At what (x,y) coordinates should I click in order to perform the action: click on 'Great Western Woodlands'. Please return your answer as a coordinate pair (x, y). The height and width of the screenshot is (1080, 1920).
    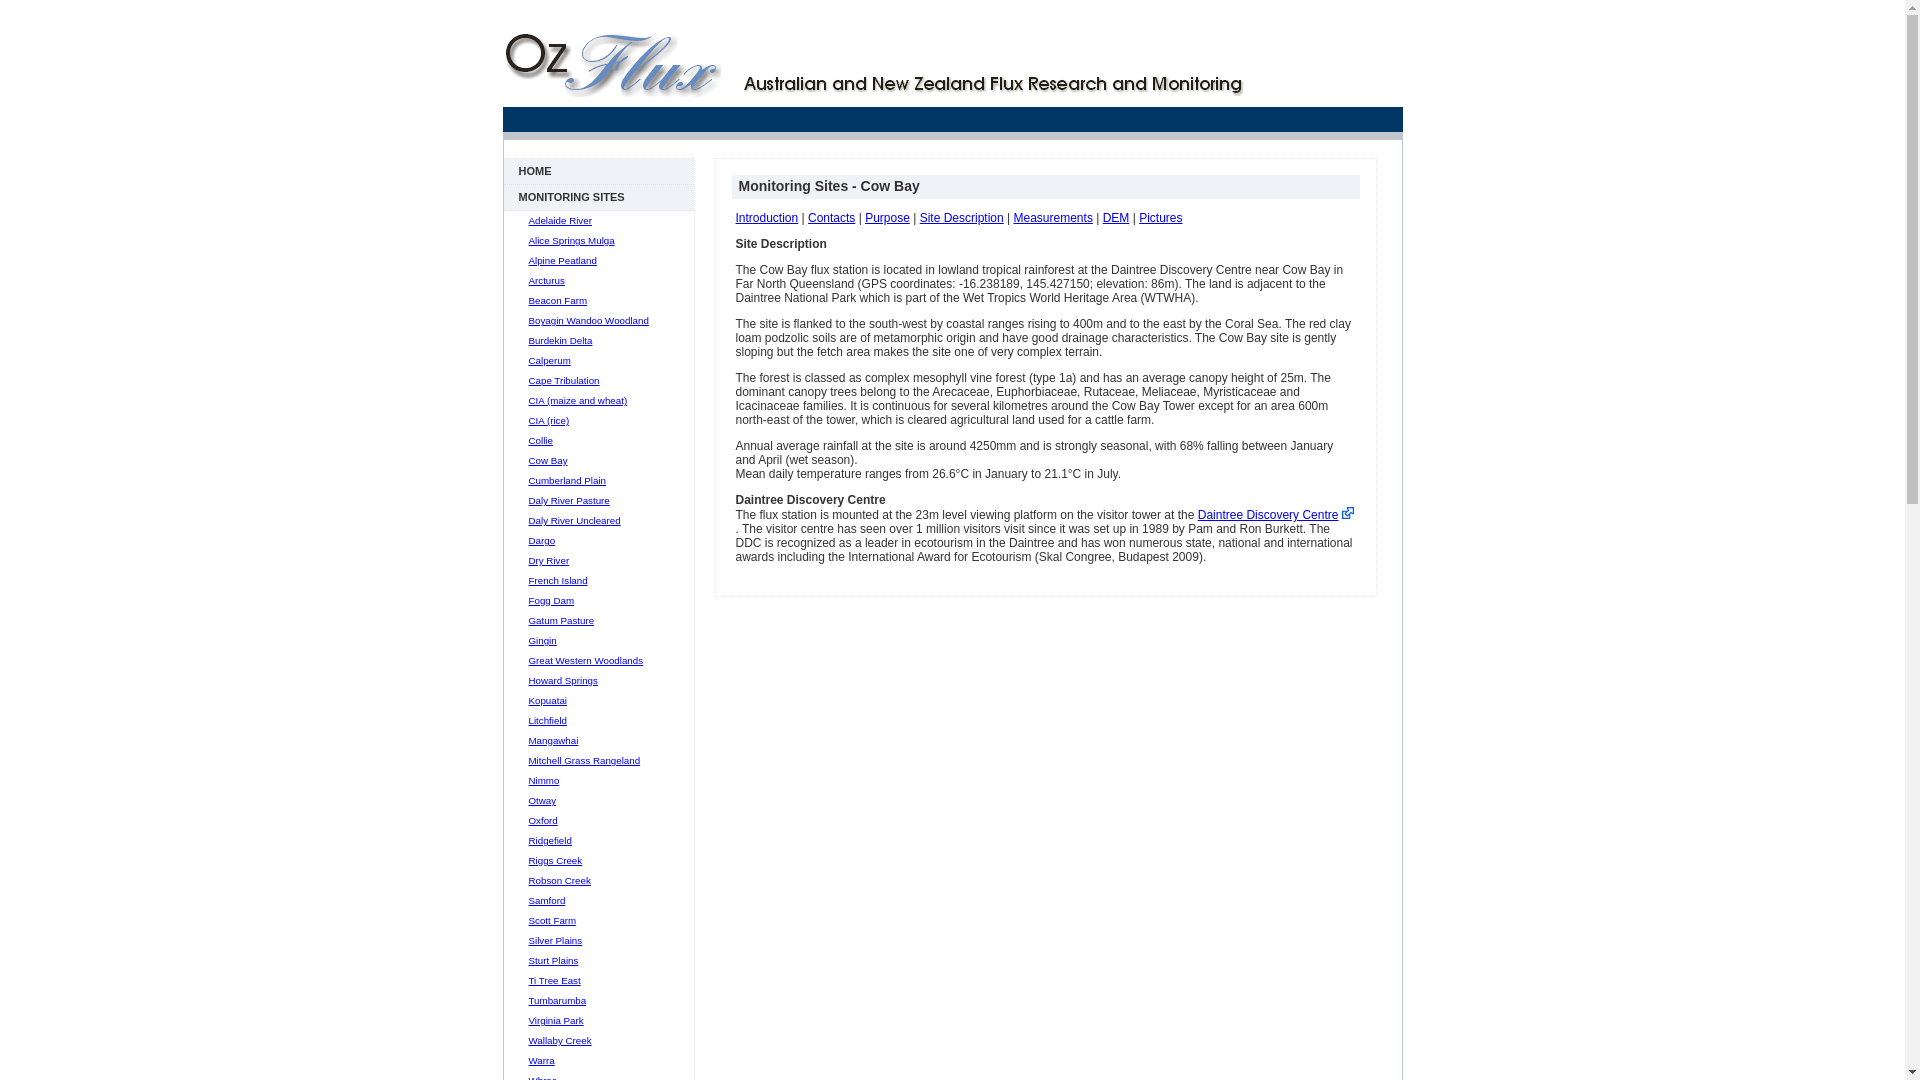
    Looking at the image, I should click on (584, 660).